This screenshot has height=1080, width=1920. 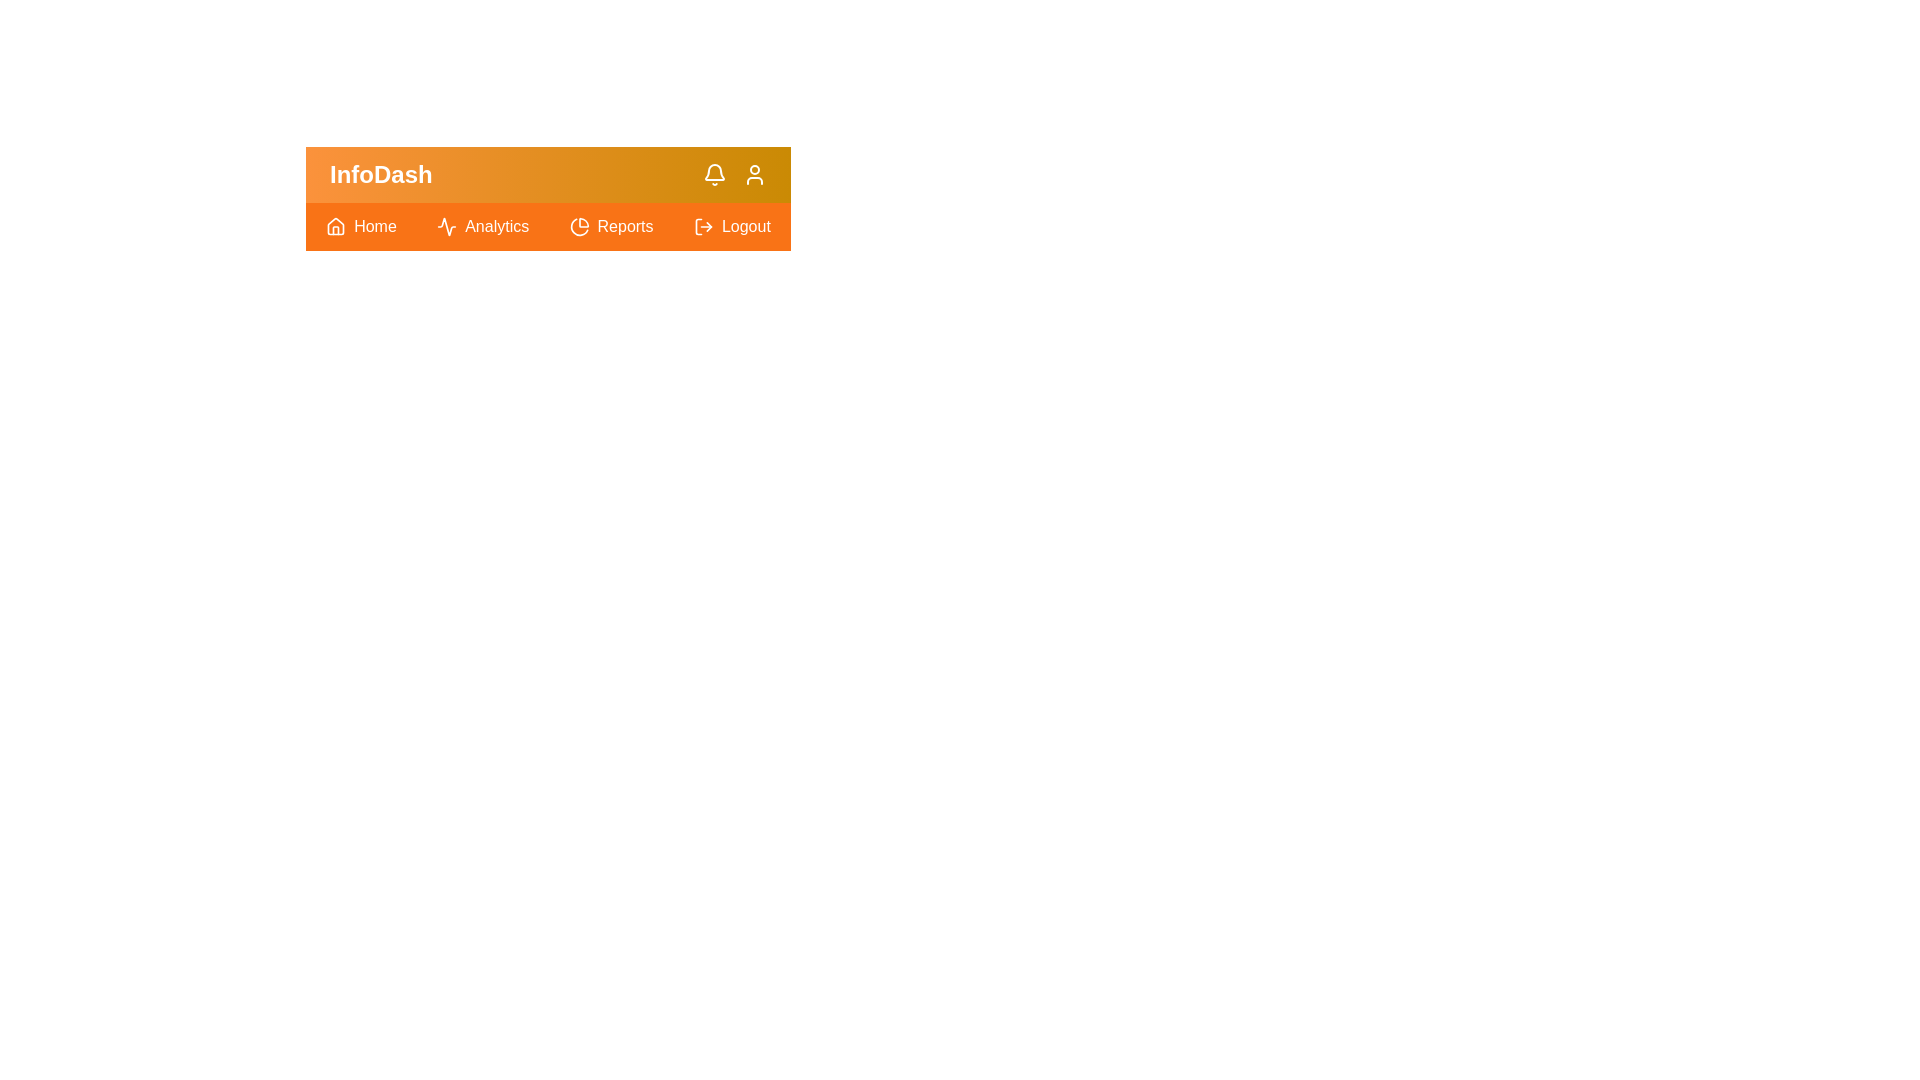 I want to click on the 'Analytics' link in the navigation bar, so click(x=483, y=226).